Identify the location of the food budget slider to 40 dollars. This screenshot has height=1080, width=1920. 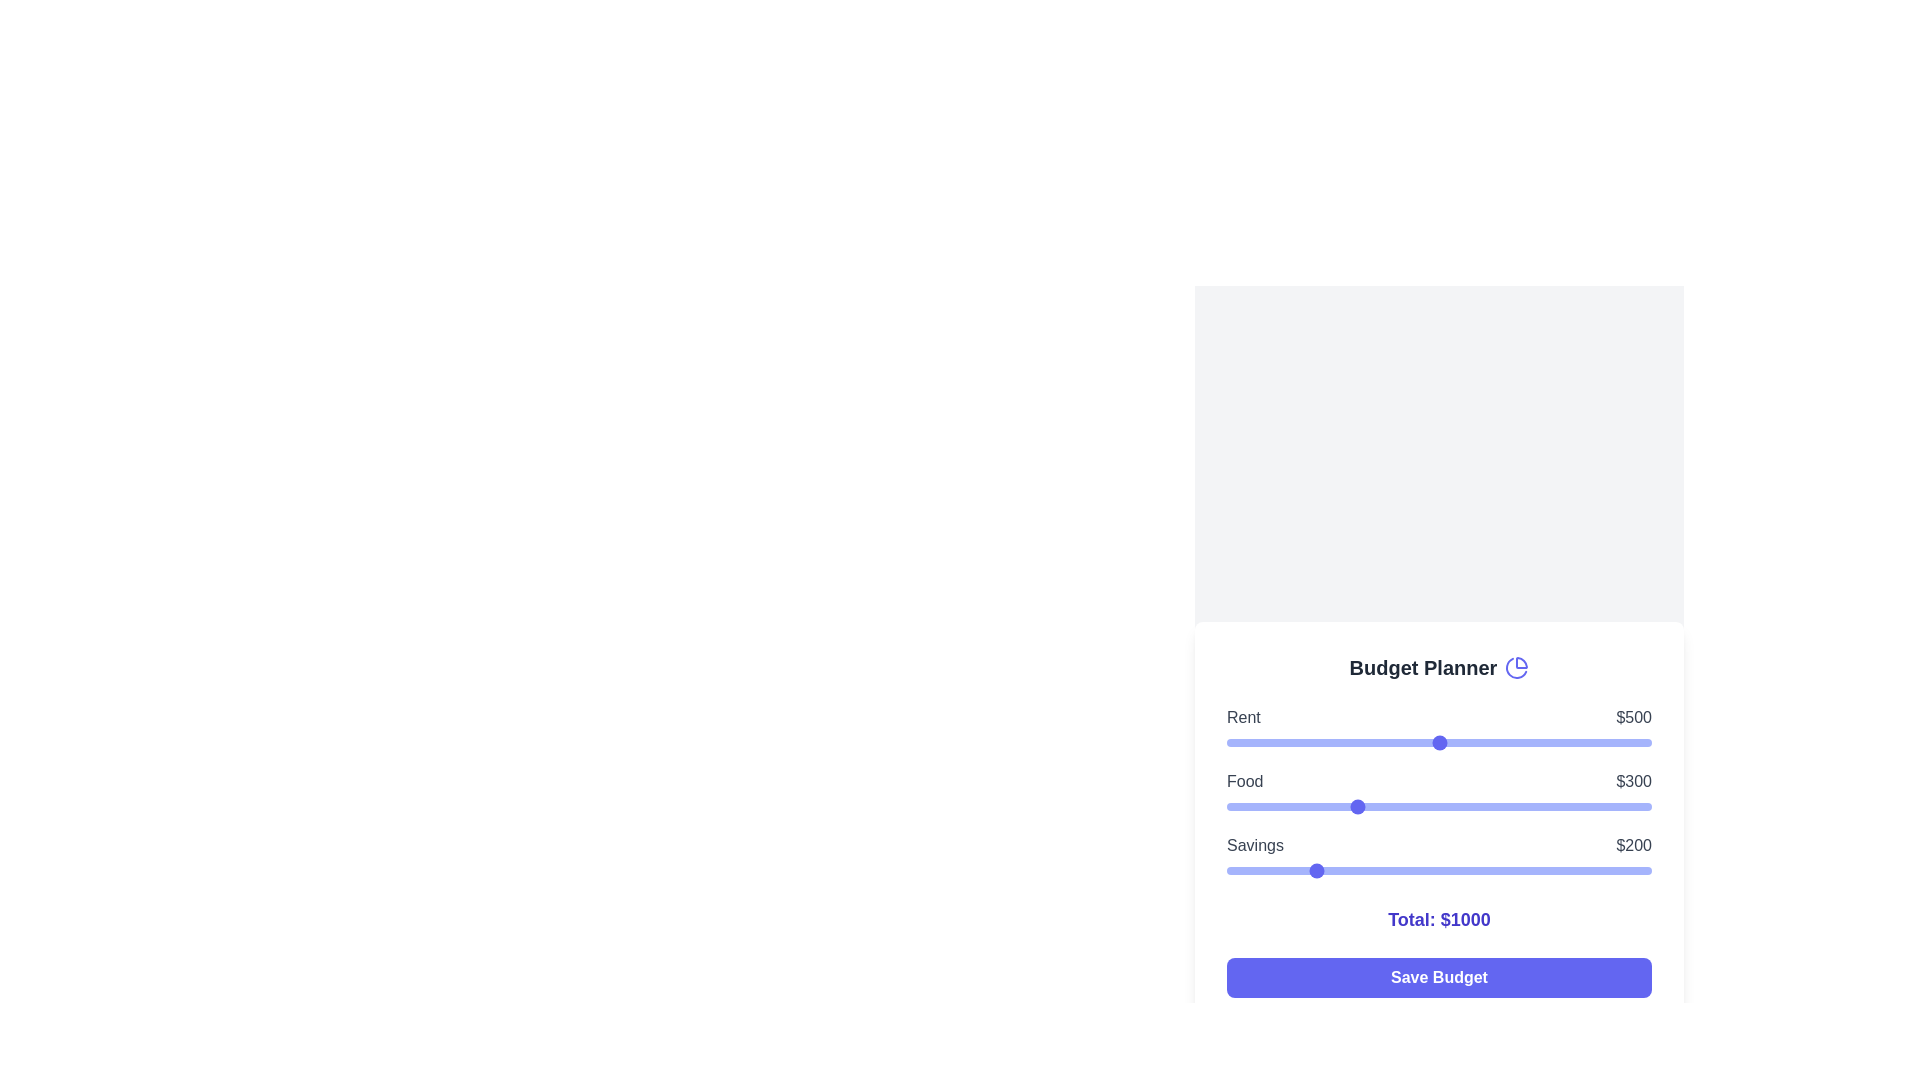
(1242, 805).